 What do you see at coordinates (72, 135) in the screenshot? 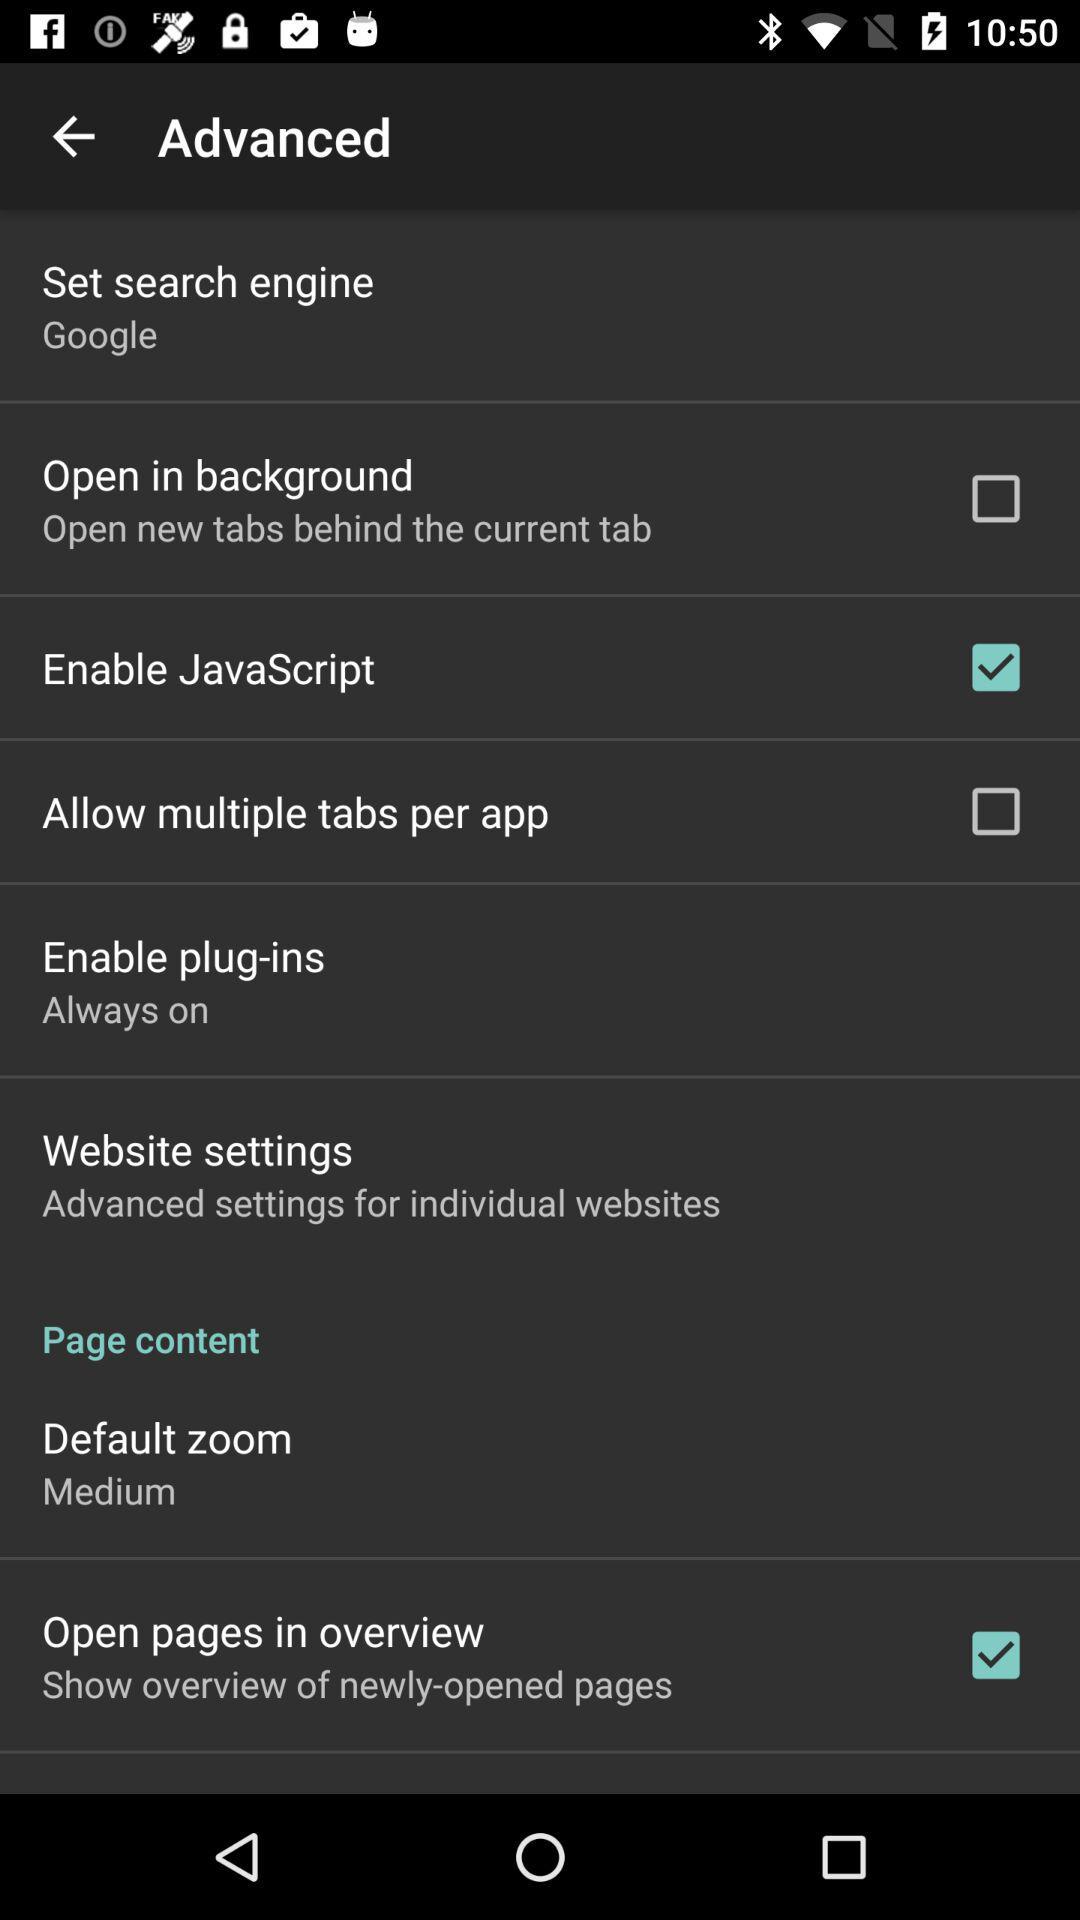
I see `item to the left of advanced app` at bounding box center [72, 135].